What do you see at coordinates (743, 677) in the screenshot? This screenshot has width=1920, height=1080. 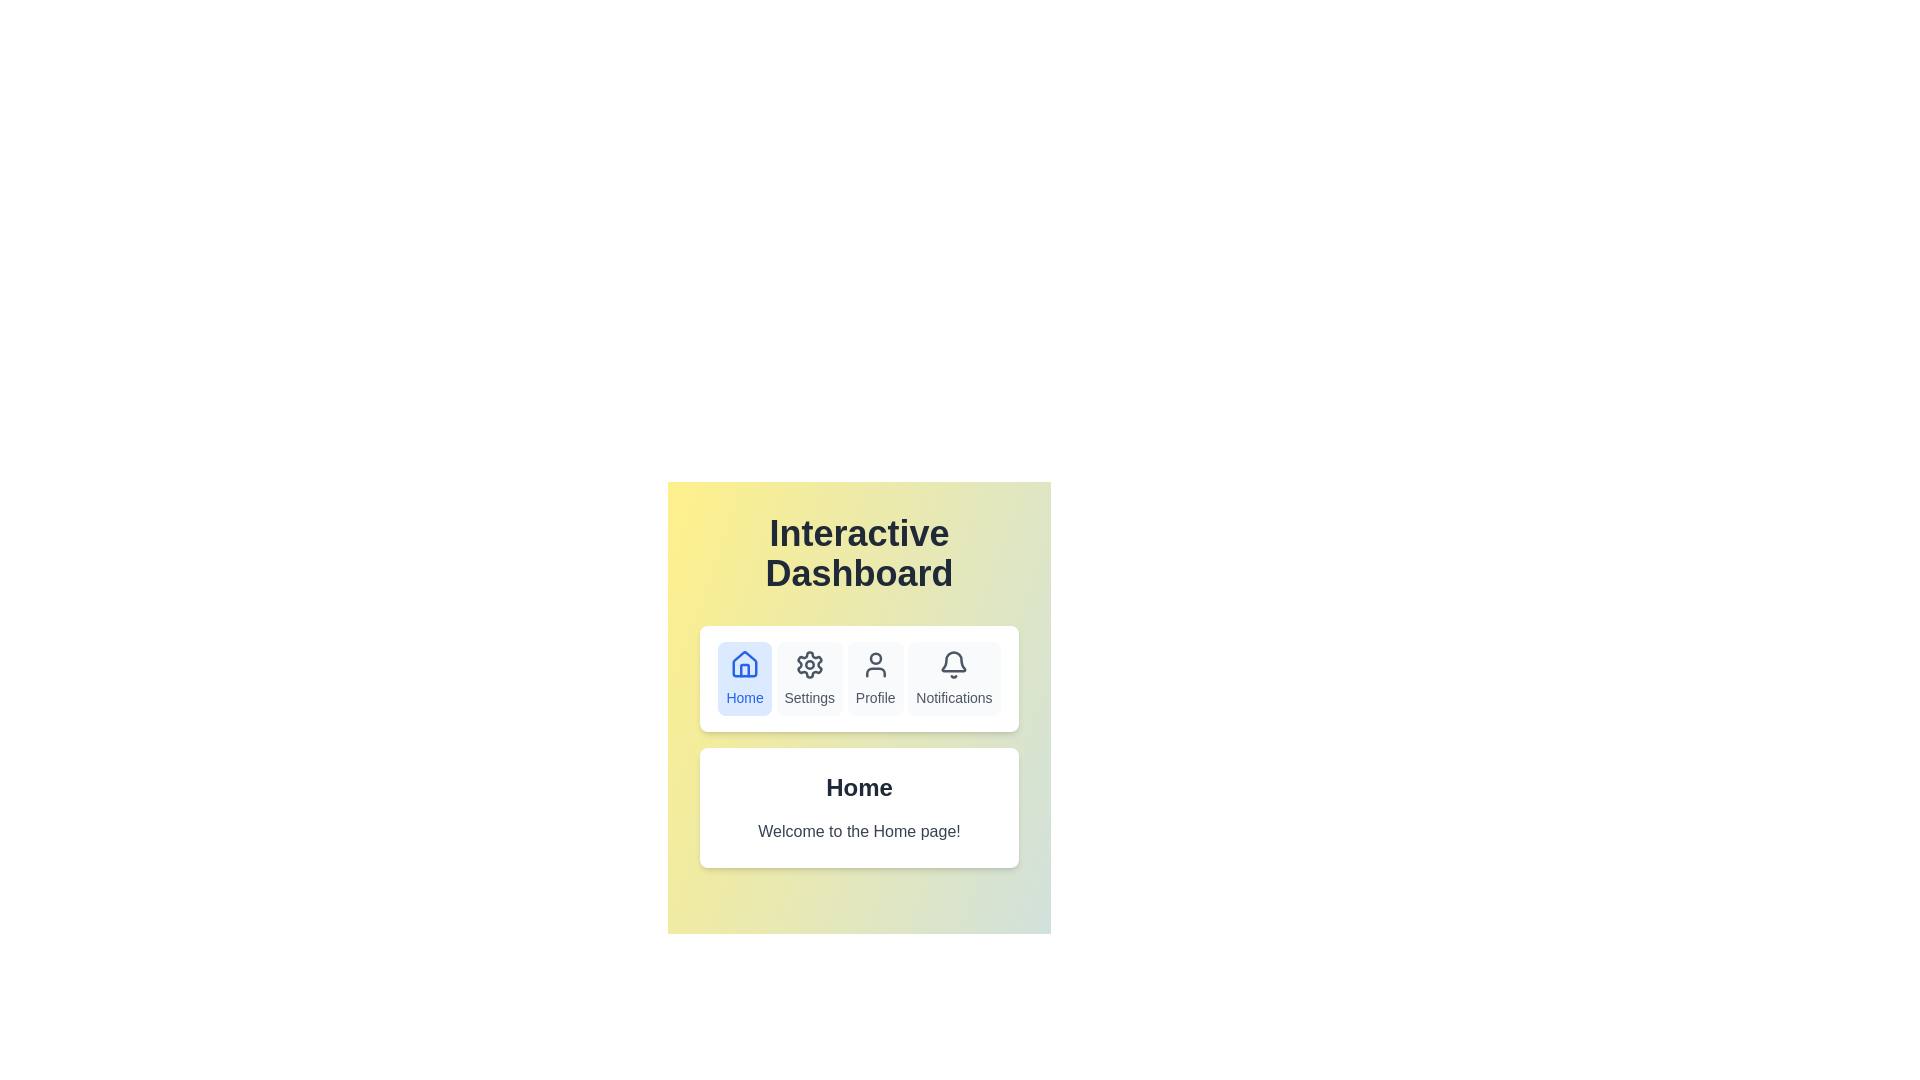 I see `the Home tab in the navigation bar` at bounding box center [743, 677].